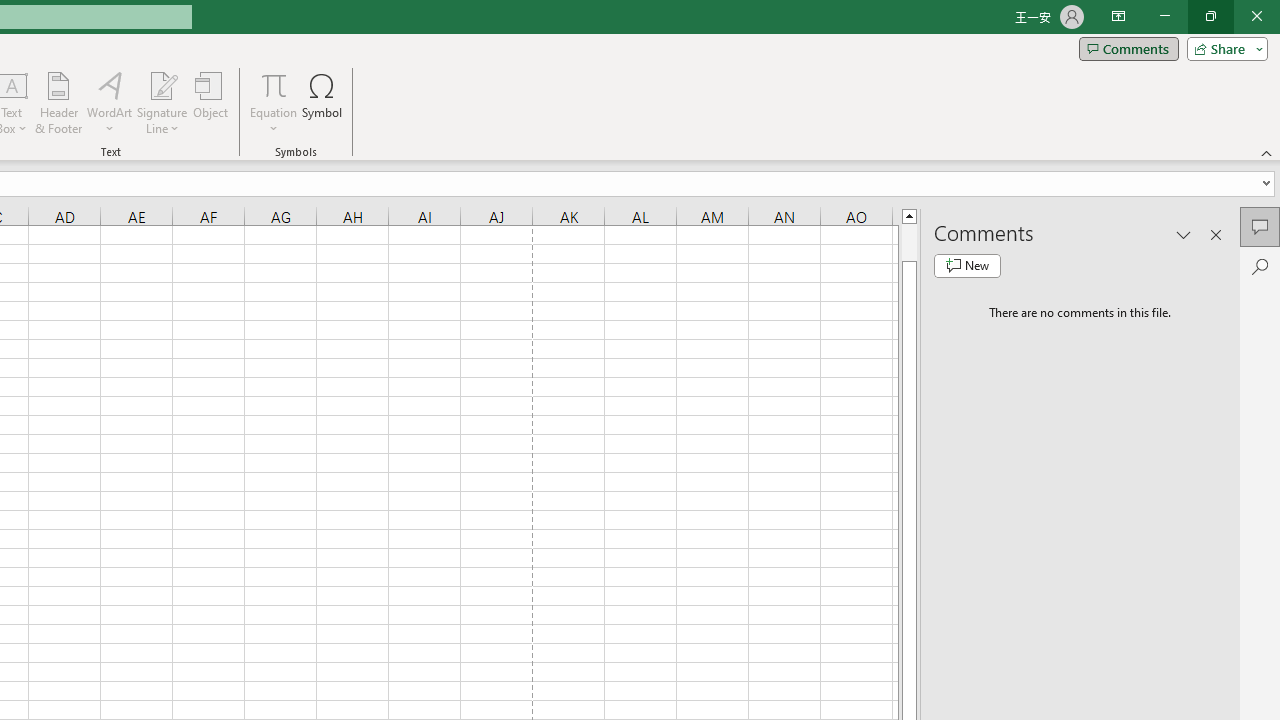 The image size is (1280, 720). What do you see at coordinates (272, 84) in the screenshot?
I see `'Equation'` at bounding box center [272, 84].